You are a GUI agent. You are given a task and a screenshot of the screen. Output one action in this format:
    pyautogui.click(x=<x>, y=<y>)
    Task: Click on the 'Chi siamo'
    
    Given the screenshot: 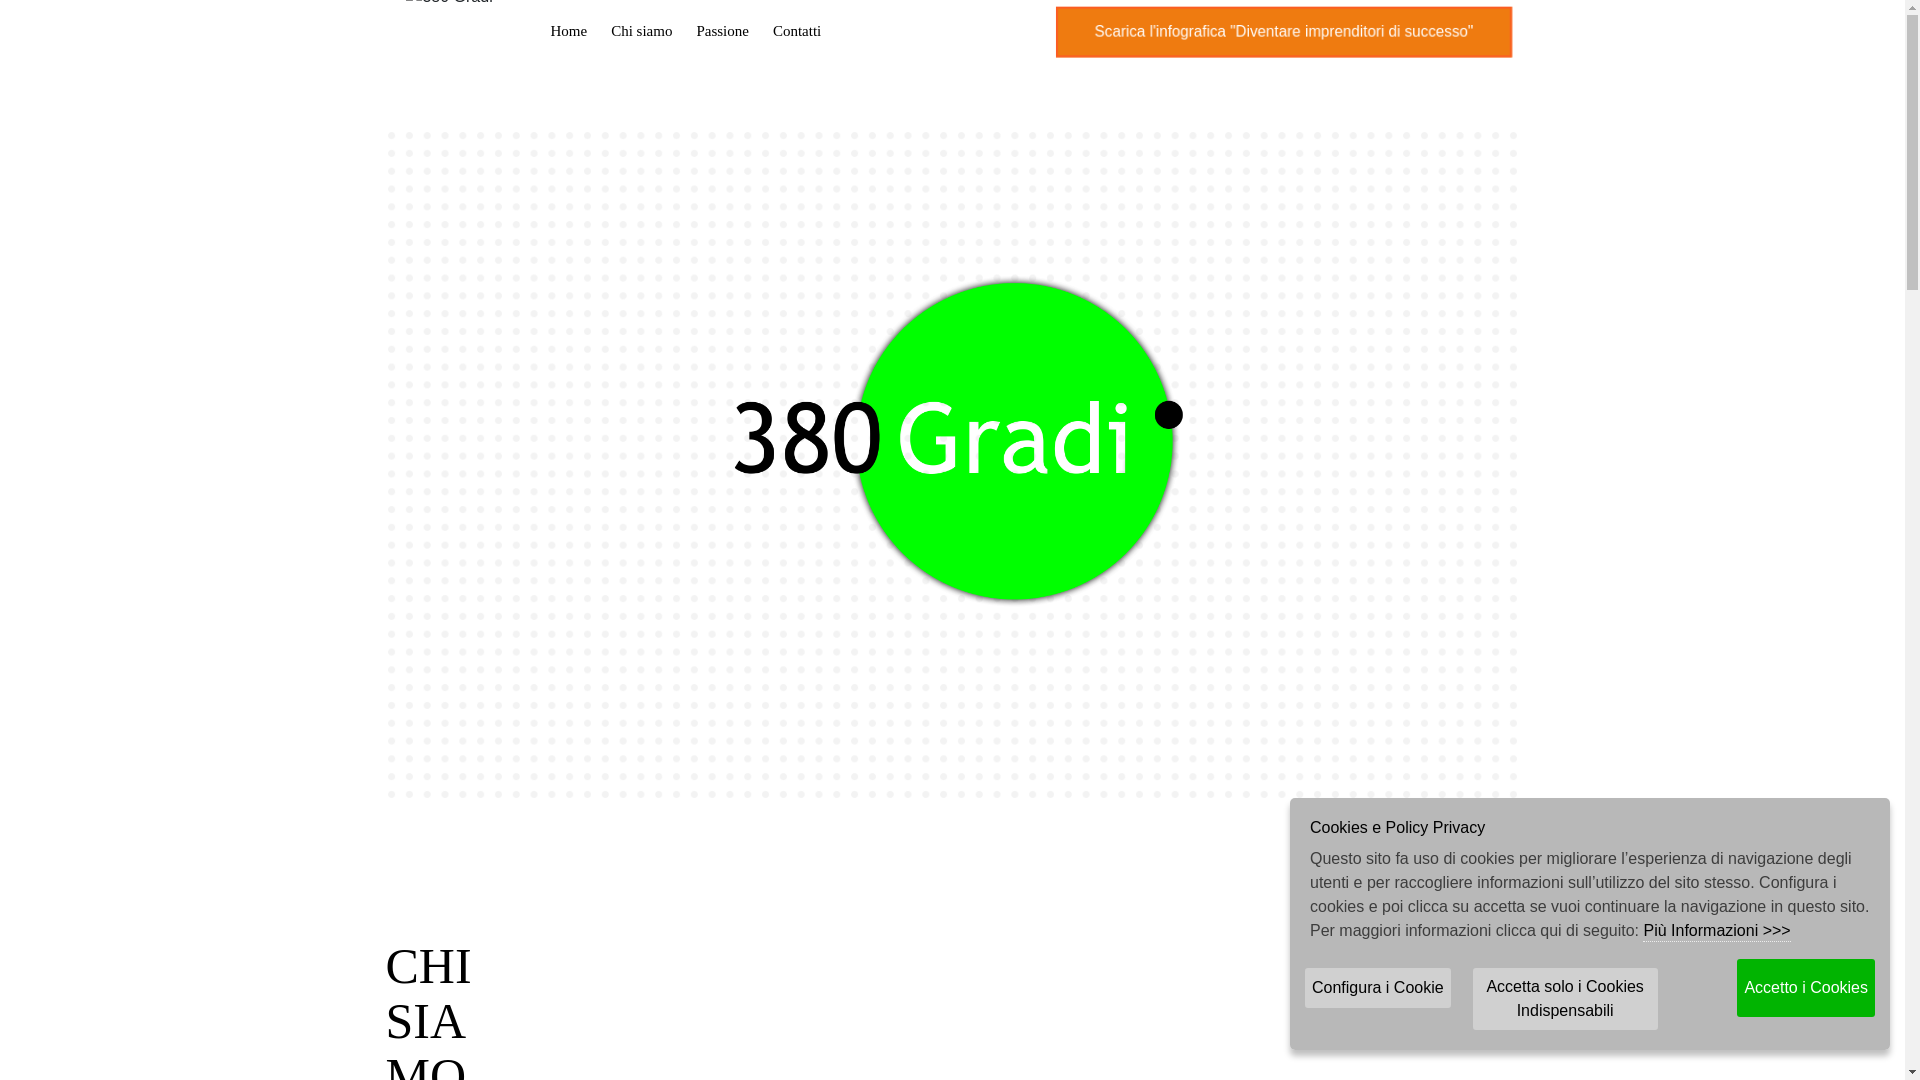 What is the action you would take?
    pyautogui.click(x=641, y=30)
    